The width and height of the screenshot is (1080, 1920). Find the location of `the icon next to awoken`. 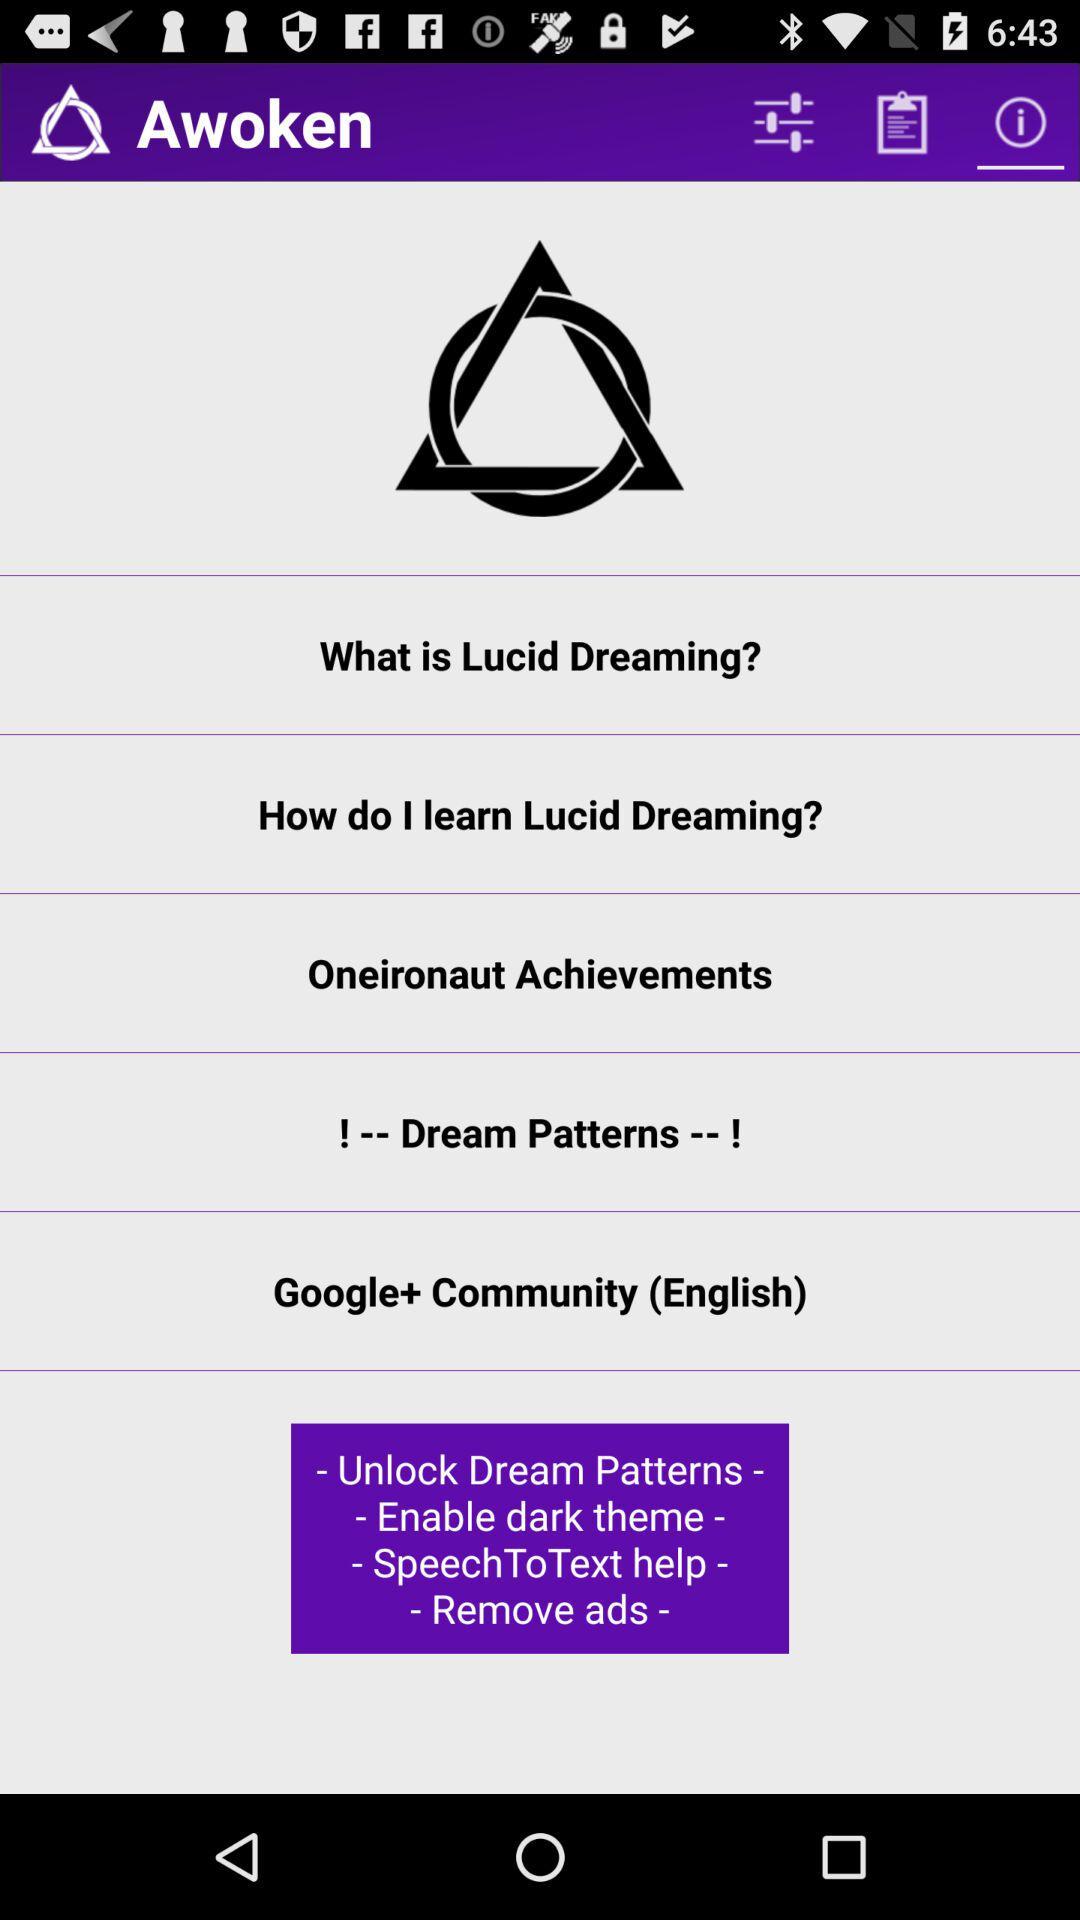

the icon next to awoken is located at coordinates (69, 121).